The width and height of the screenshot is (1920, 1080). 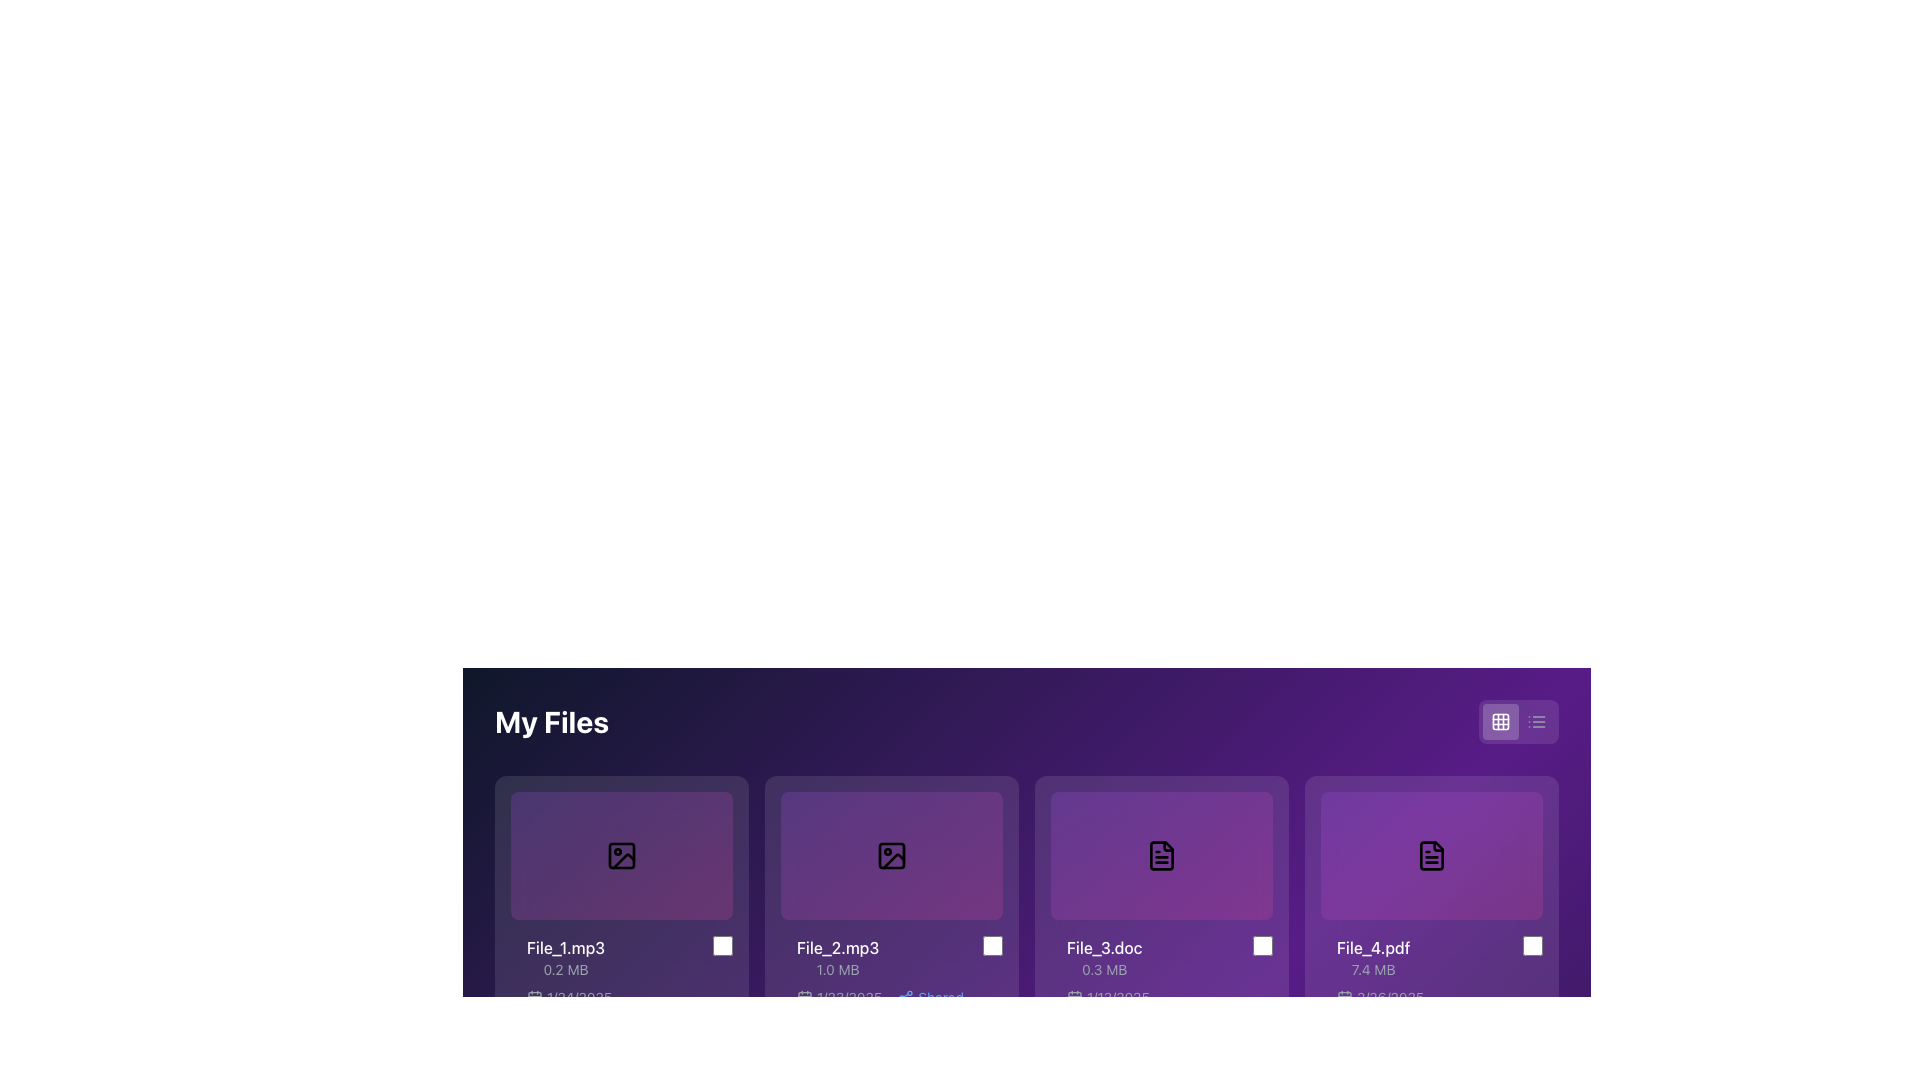 What do you see at coordinates (565, 968) in the screenshot?
I see `the text label that provides information about the size of the file named 'File_1.mp3', located below the file name in the grid-style file display interface` at bounding box center [565, 968].